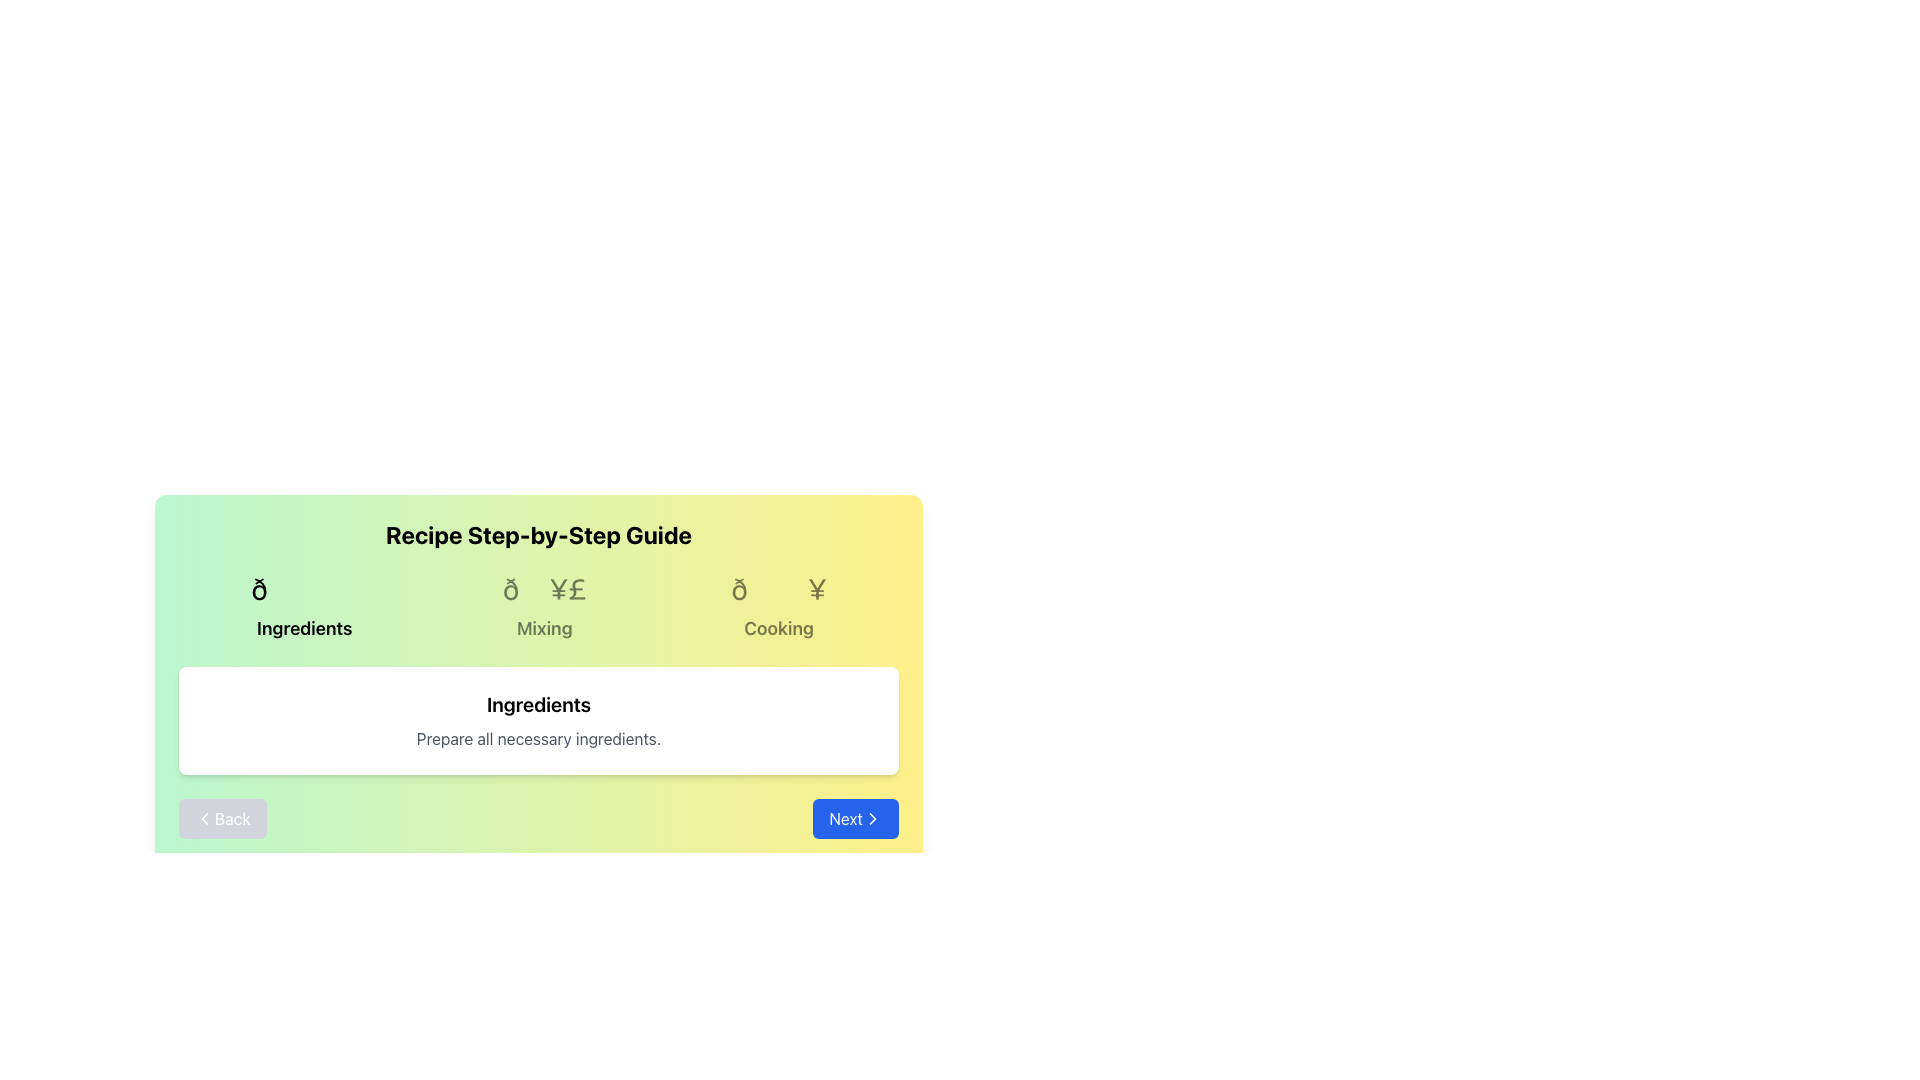 This screenshot has height=1080, width=1920. Describe the element at coordinates (873, 818) in the screenshot. I see `the arrow icon pointing to the right, which is located to the right of the 'Next' button with a blue background and rounded corners` at that location.